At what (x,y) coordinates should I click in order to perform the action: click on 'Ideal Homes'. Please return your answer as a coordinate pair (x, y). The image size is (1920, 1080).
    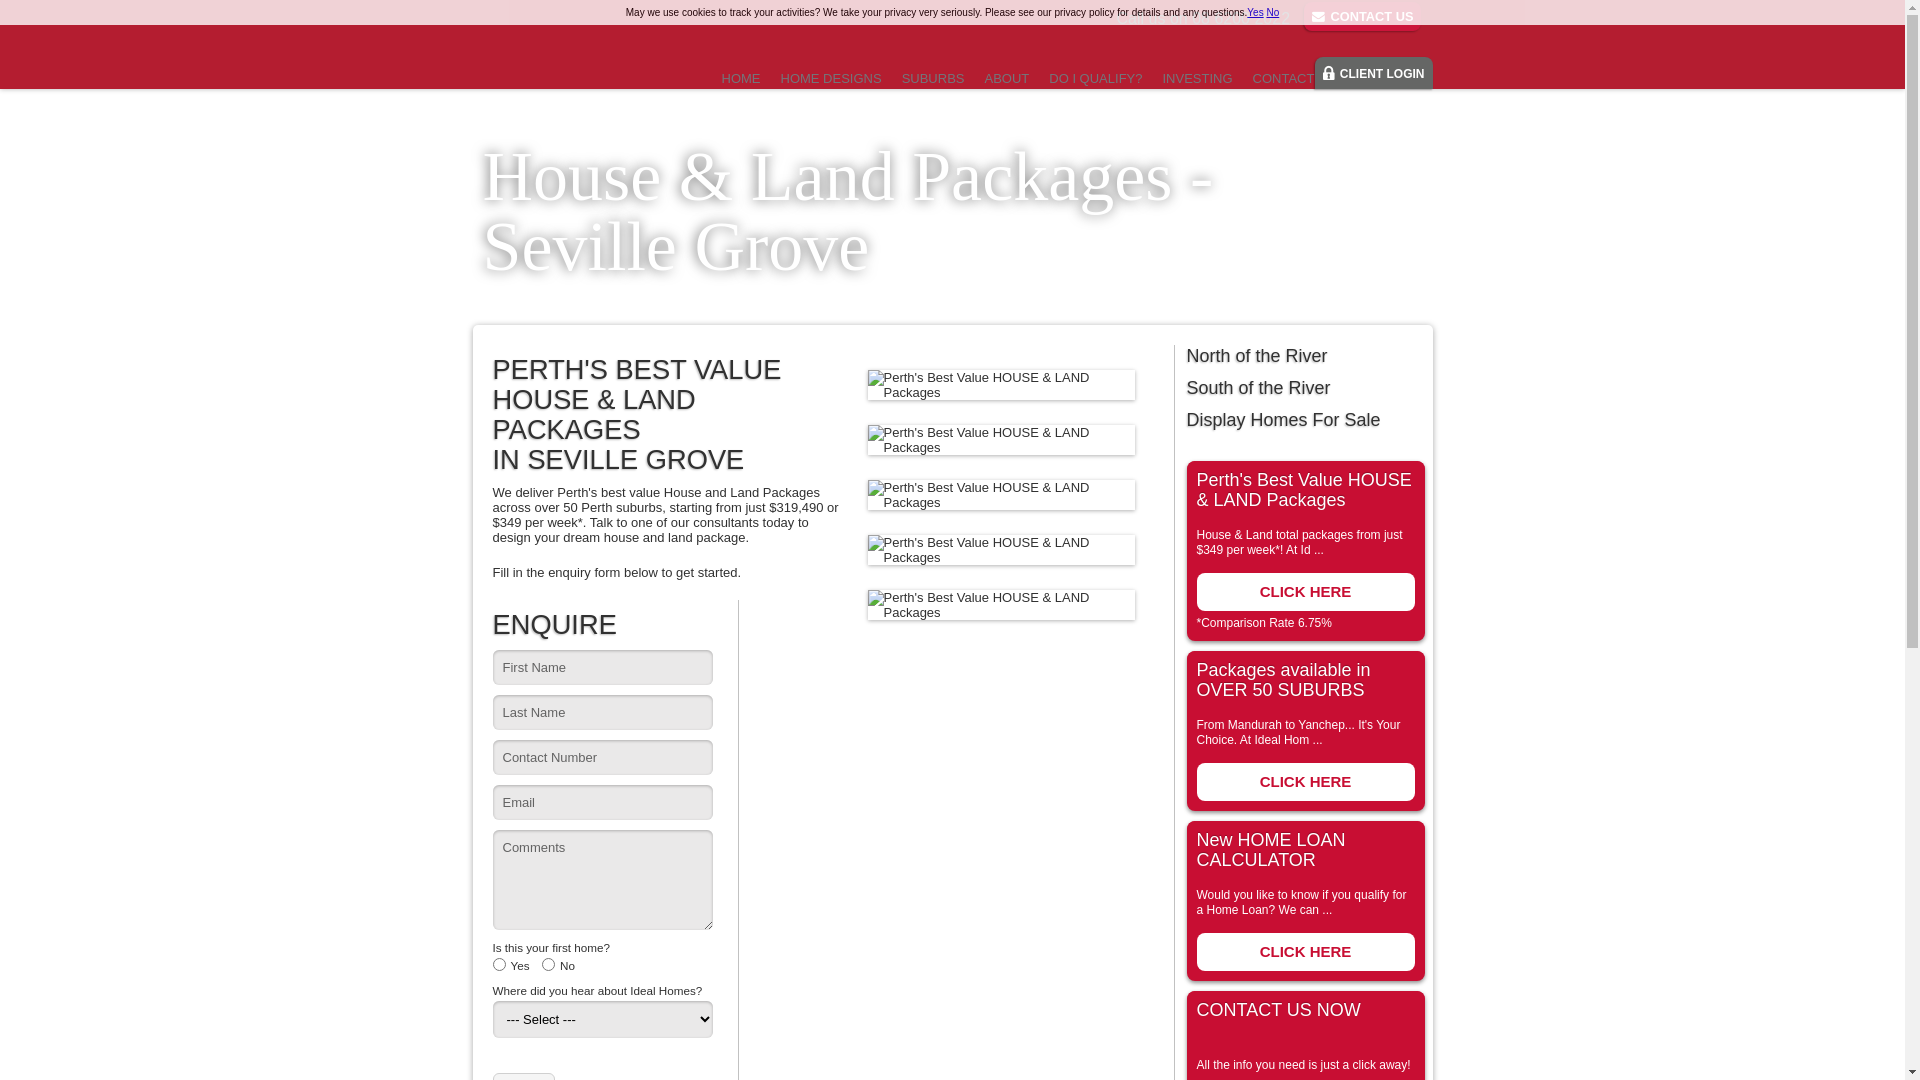
    Looking at the image, I should click on (565, 50).